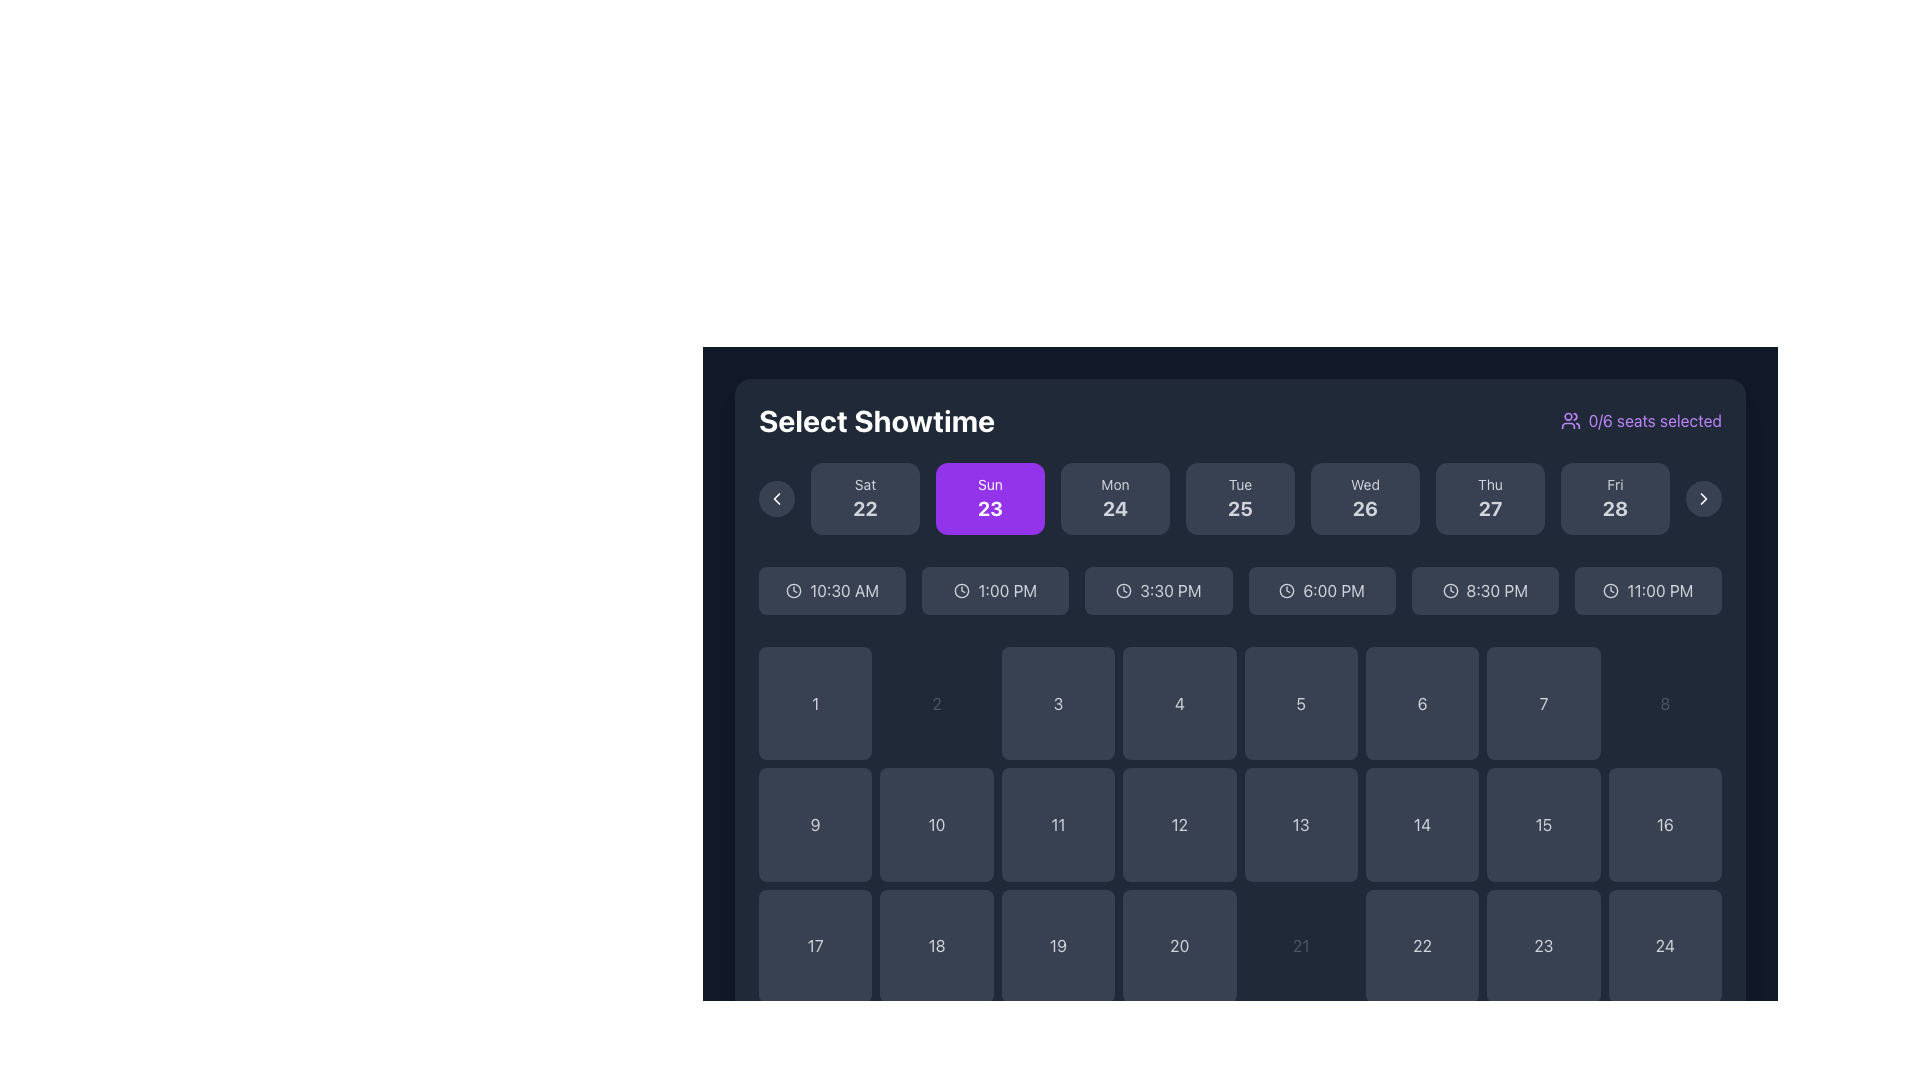 This screenshot has height=1080, width=1920. What do you see at coordinates (1322, 589) in the screenshot?
I see `the rounded rectangular button labeled '6:00 PM' with a dark gray background for keyboard interaction` at bounding box center [1322, 589].